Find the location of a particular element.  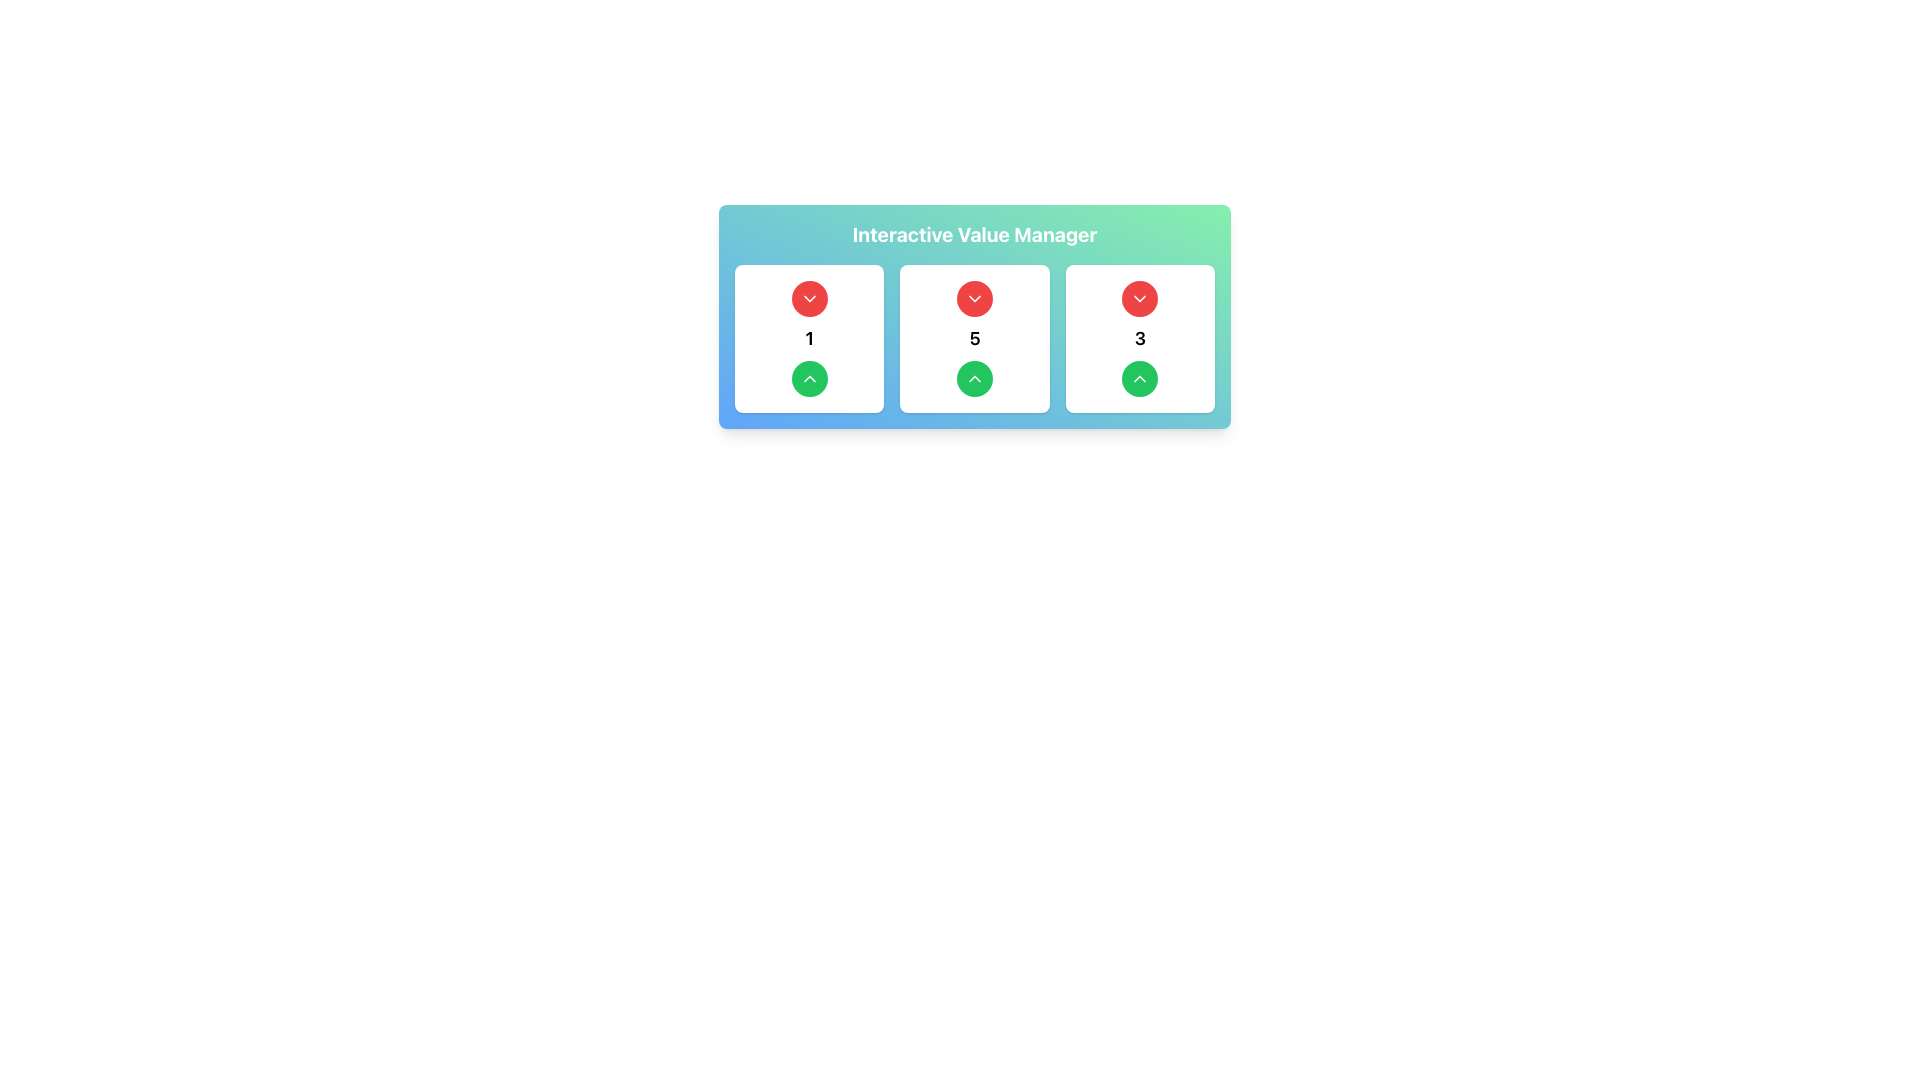

the green button located below the number '5' in the interactive value manager card to increase the displayed value is located at coordinates (974, 338).